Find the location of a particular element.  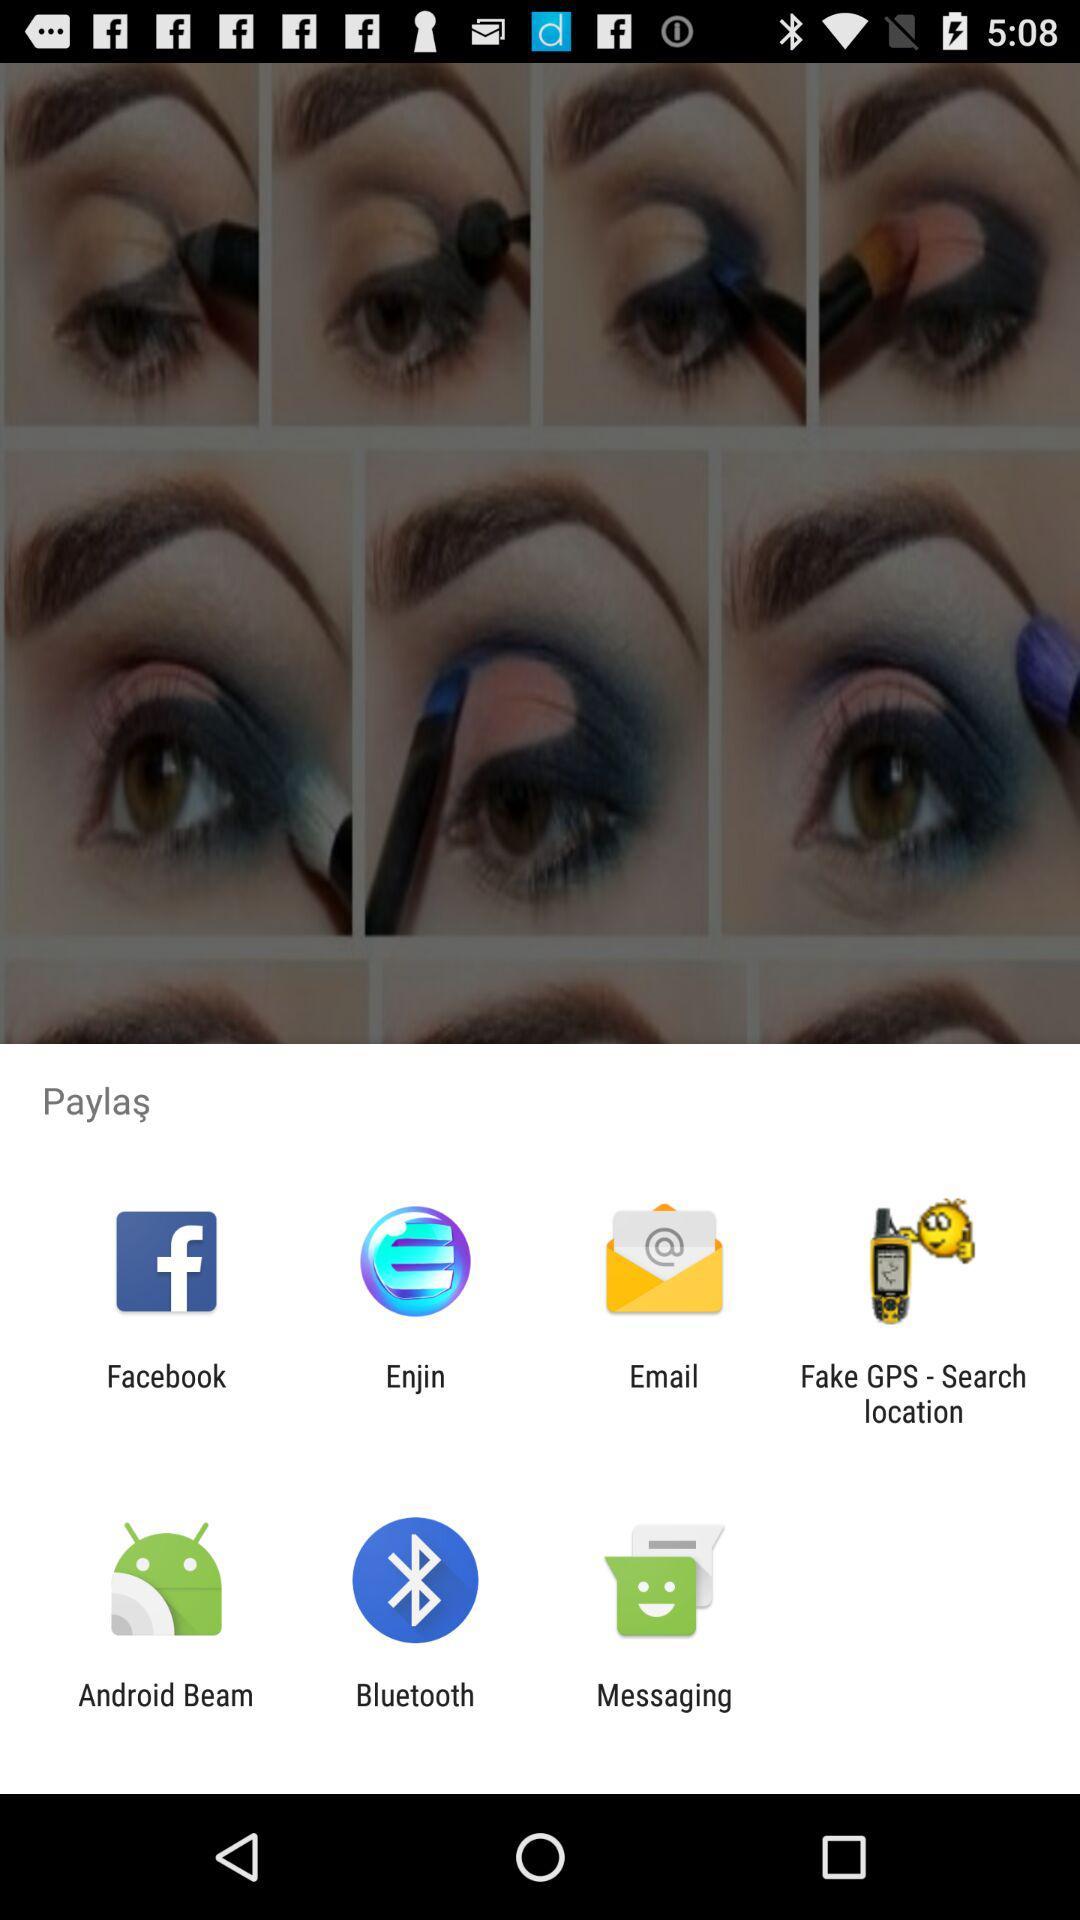

the app next to the fake gps search item is located at coordinates (664, 1392).